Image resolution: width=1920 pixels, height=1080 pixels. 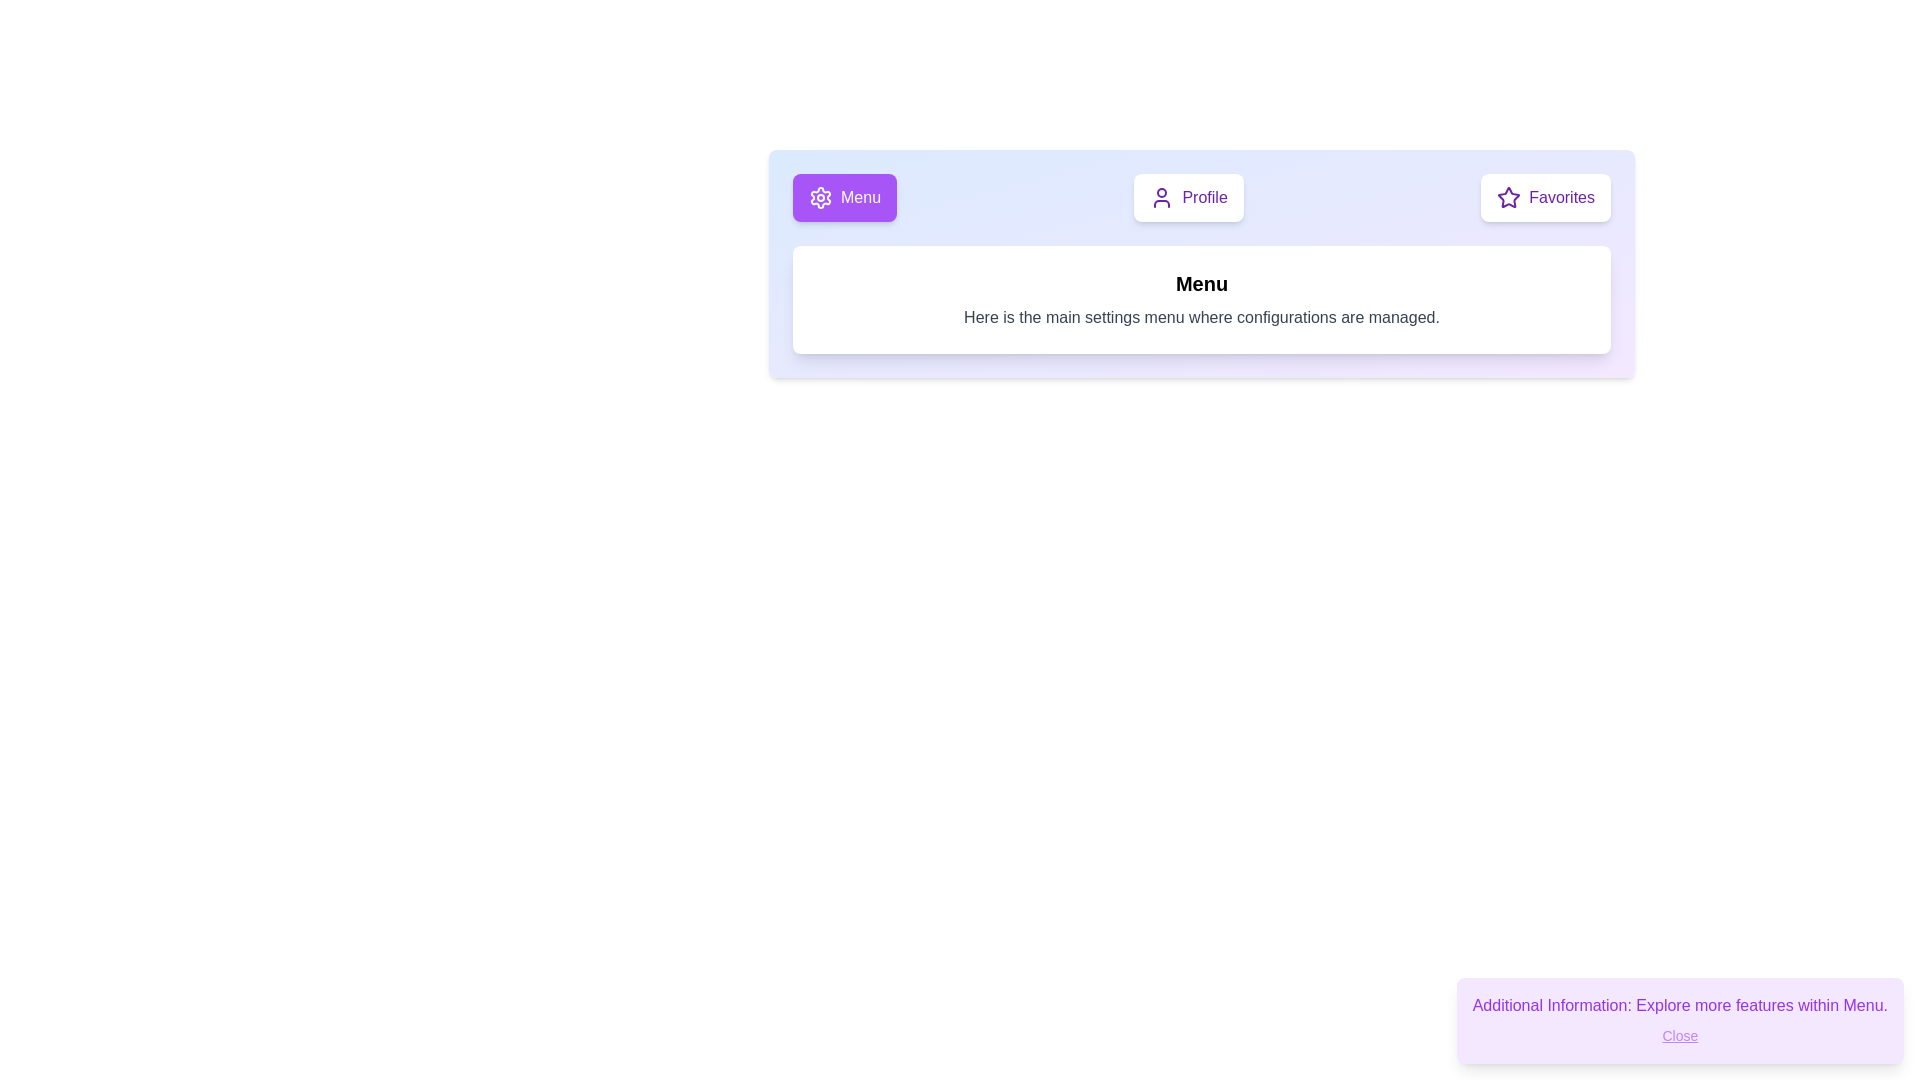 What do you see at coordinates (1509, 197) in the screenshot?
I see `the purple star-shaped icon located in the top-right corner of the interface within the 'Favorites' button area` at bounding box center [1509, 197].